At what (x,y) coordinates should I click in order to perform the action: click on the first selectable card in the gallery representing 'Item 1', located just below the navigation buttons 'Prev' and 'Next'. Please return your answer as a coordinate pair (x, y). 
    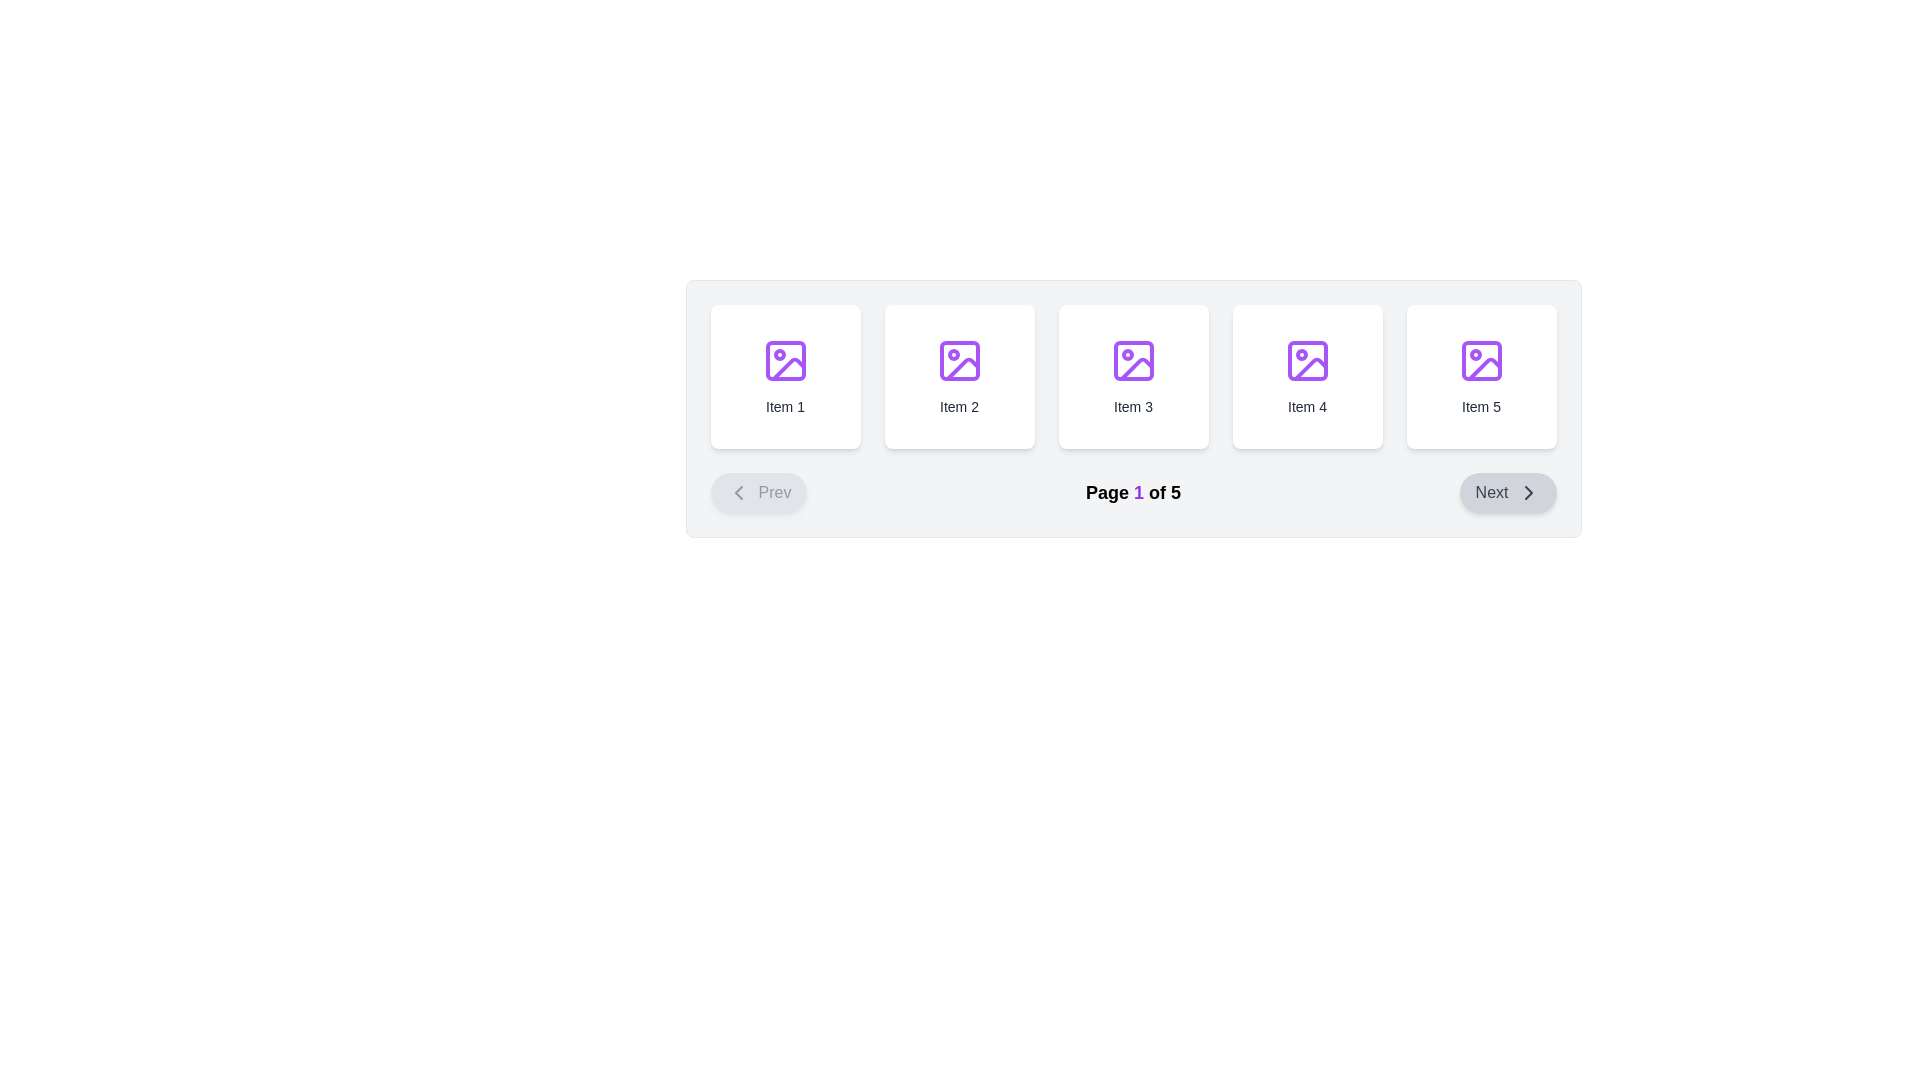
    Looking at the image, I should click on (784, 377).